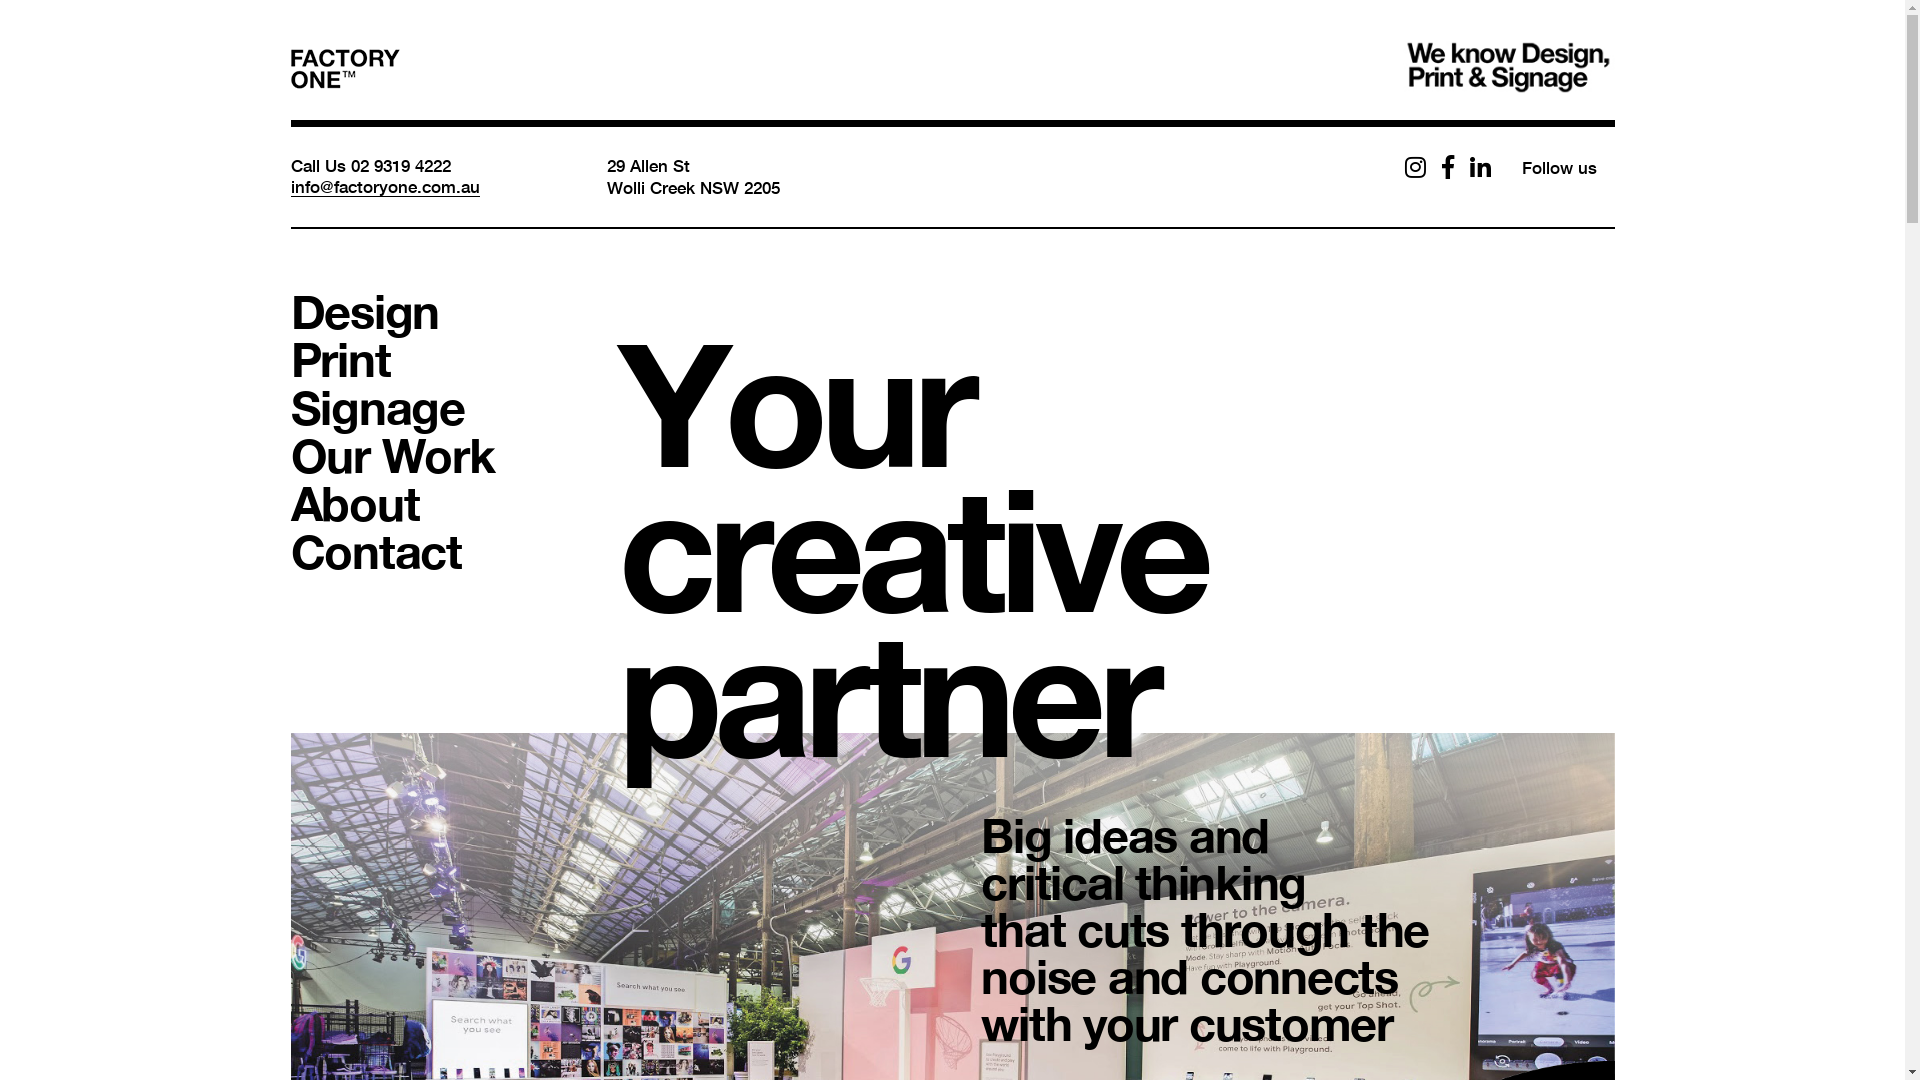 This screenshot has width=1920, height=1080. What do you see at coordinates (384, 186) in the screenshot?
I see `'info@factoryone.com.au'` at bounding box center [384, 186].